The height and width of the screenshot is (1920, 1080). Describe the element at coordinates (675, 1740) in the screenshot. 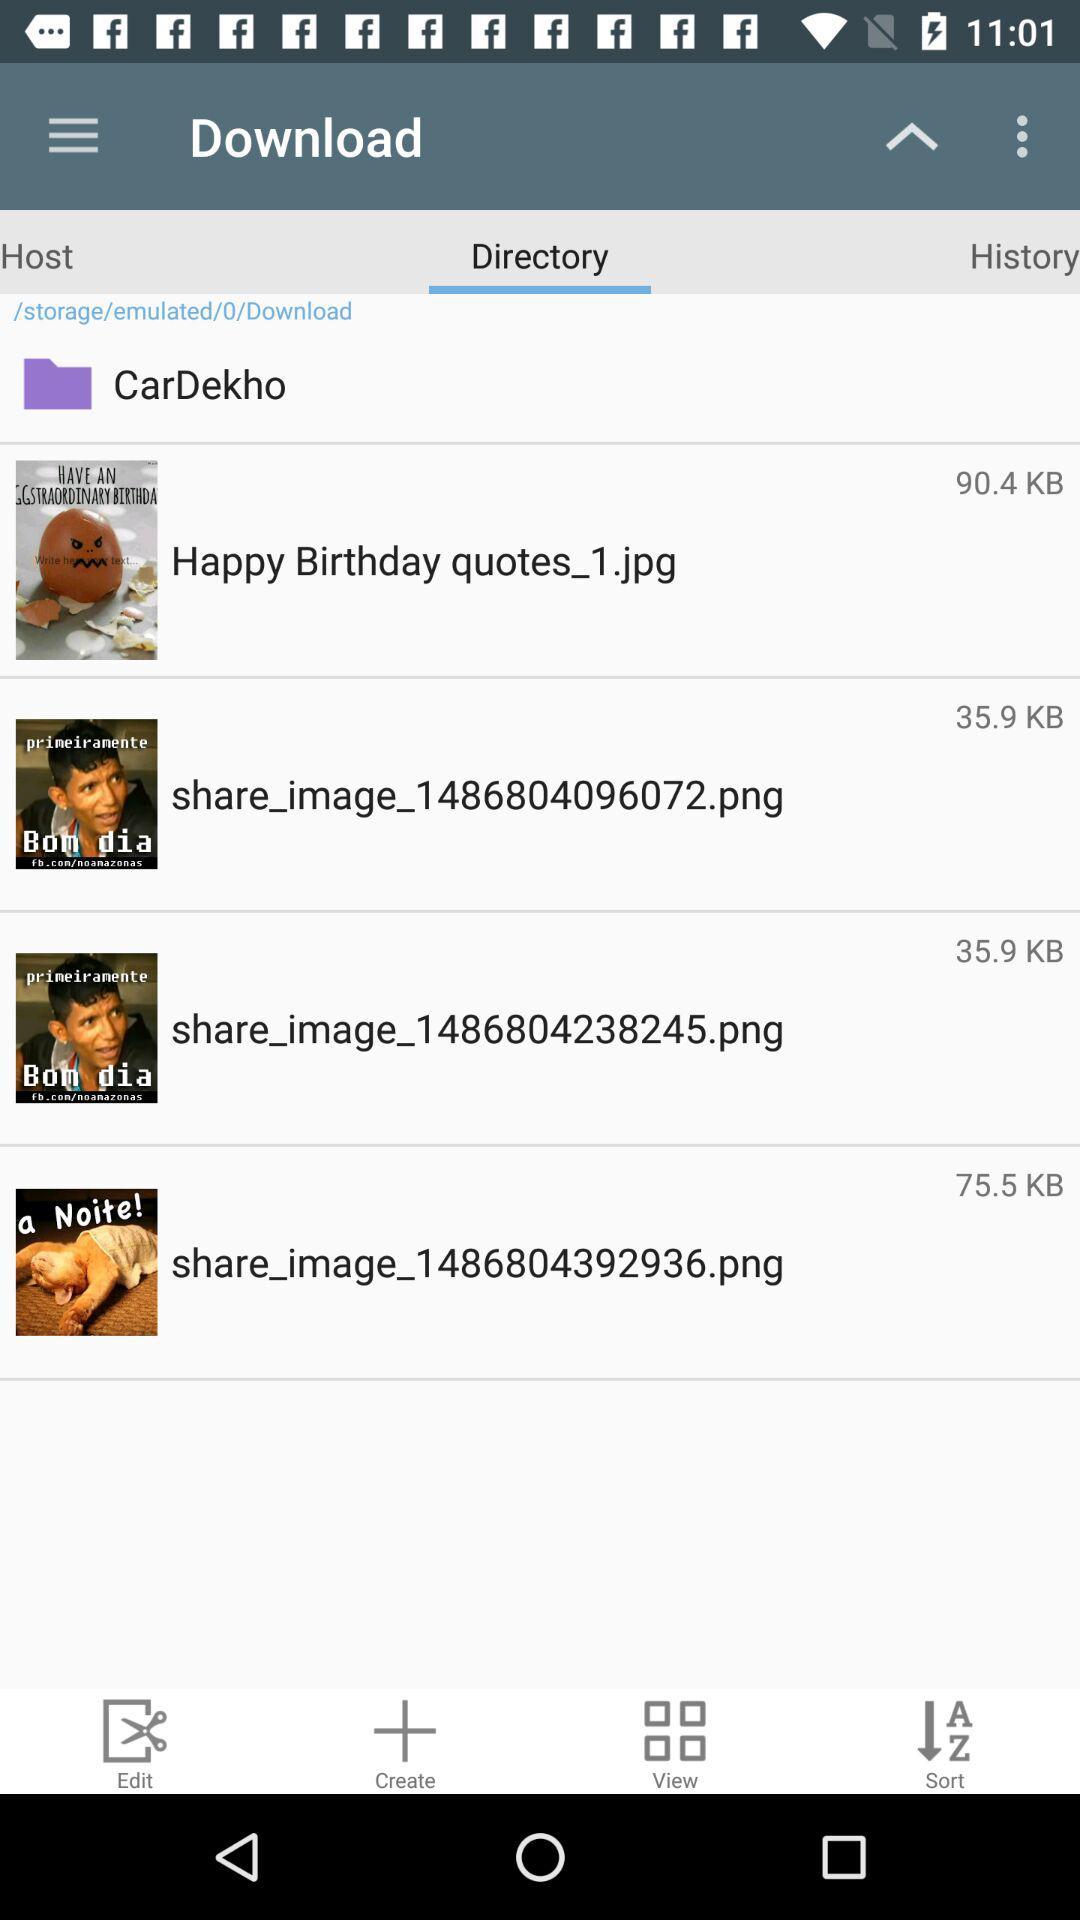

I see `view` at that location.